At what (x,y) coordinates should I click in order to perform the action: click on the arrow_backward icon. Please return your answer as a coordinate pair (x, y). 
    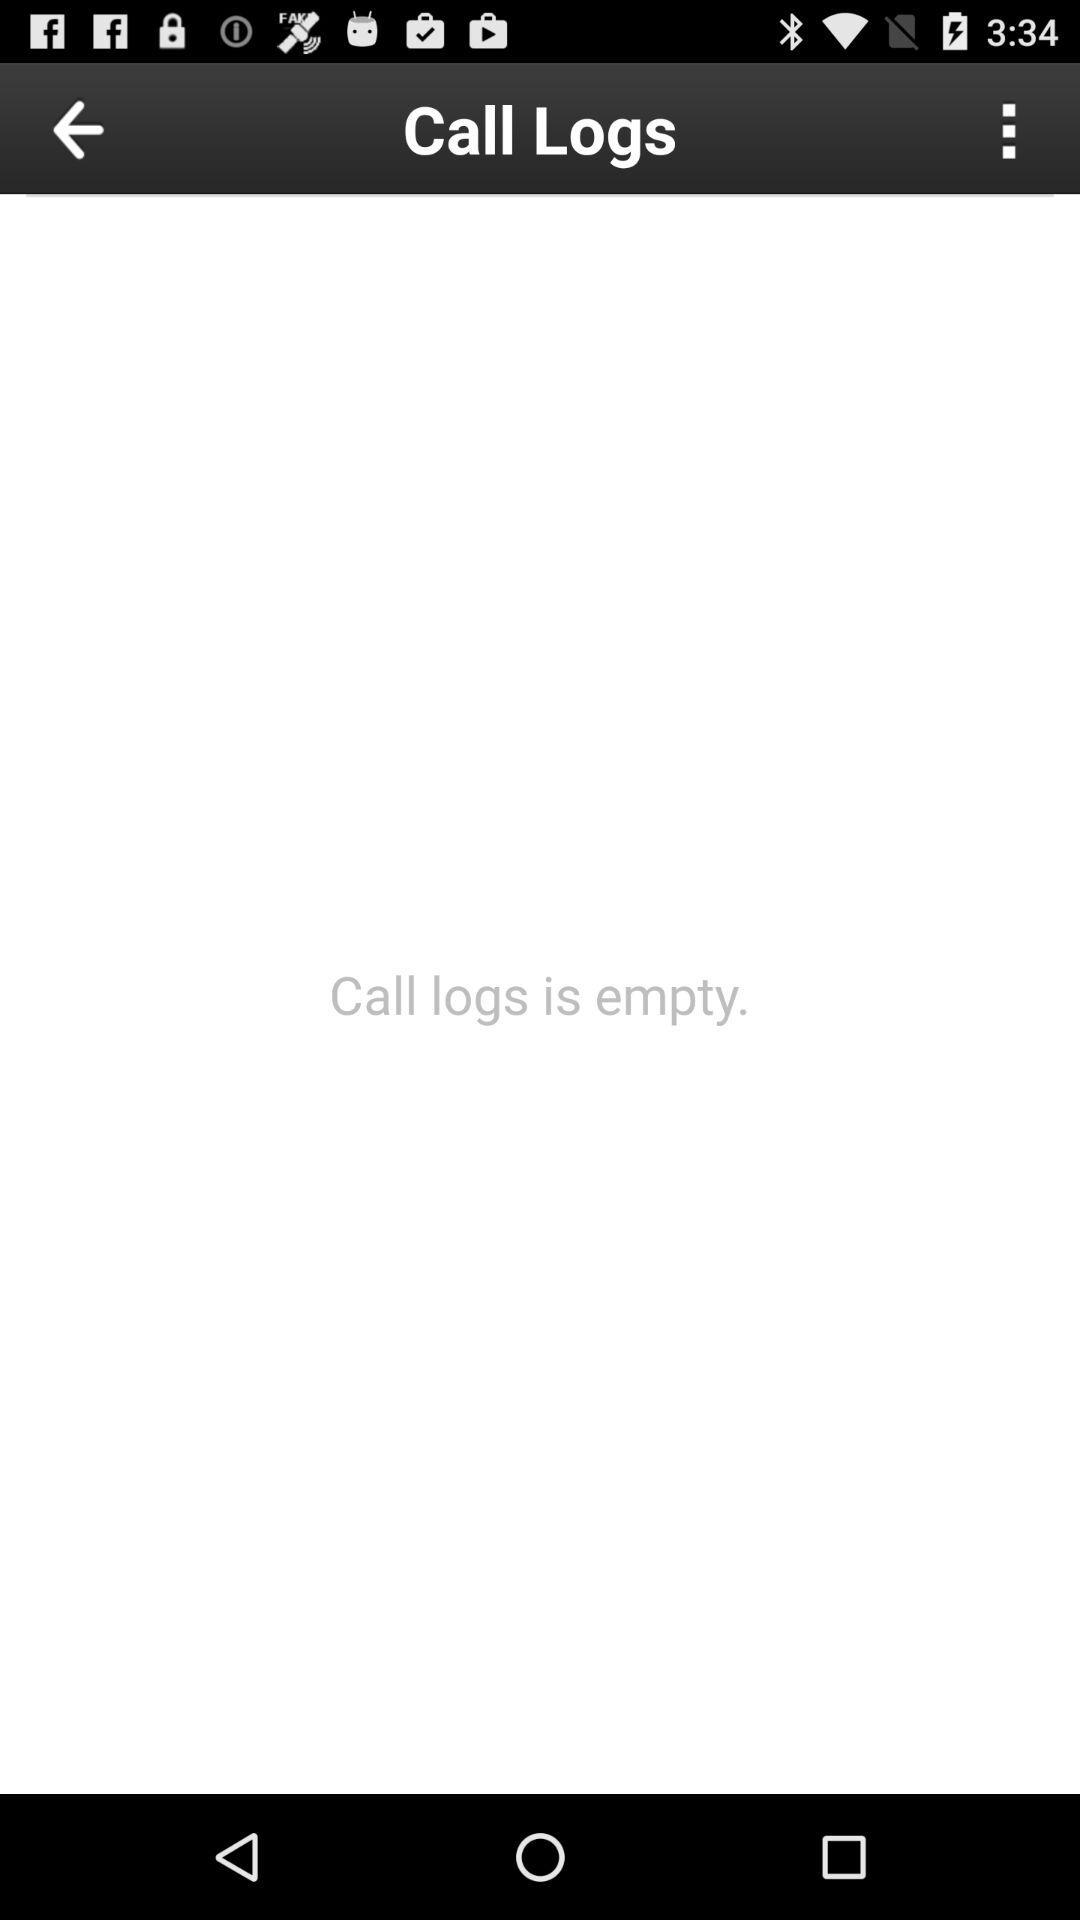
    Looking at the image, I should click on (124, 136).